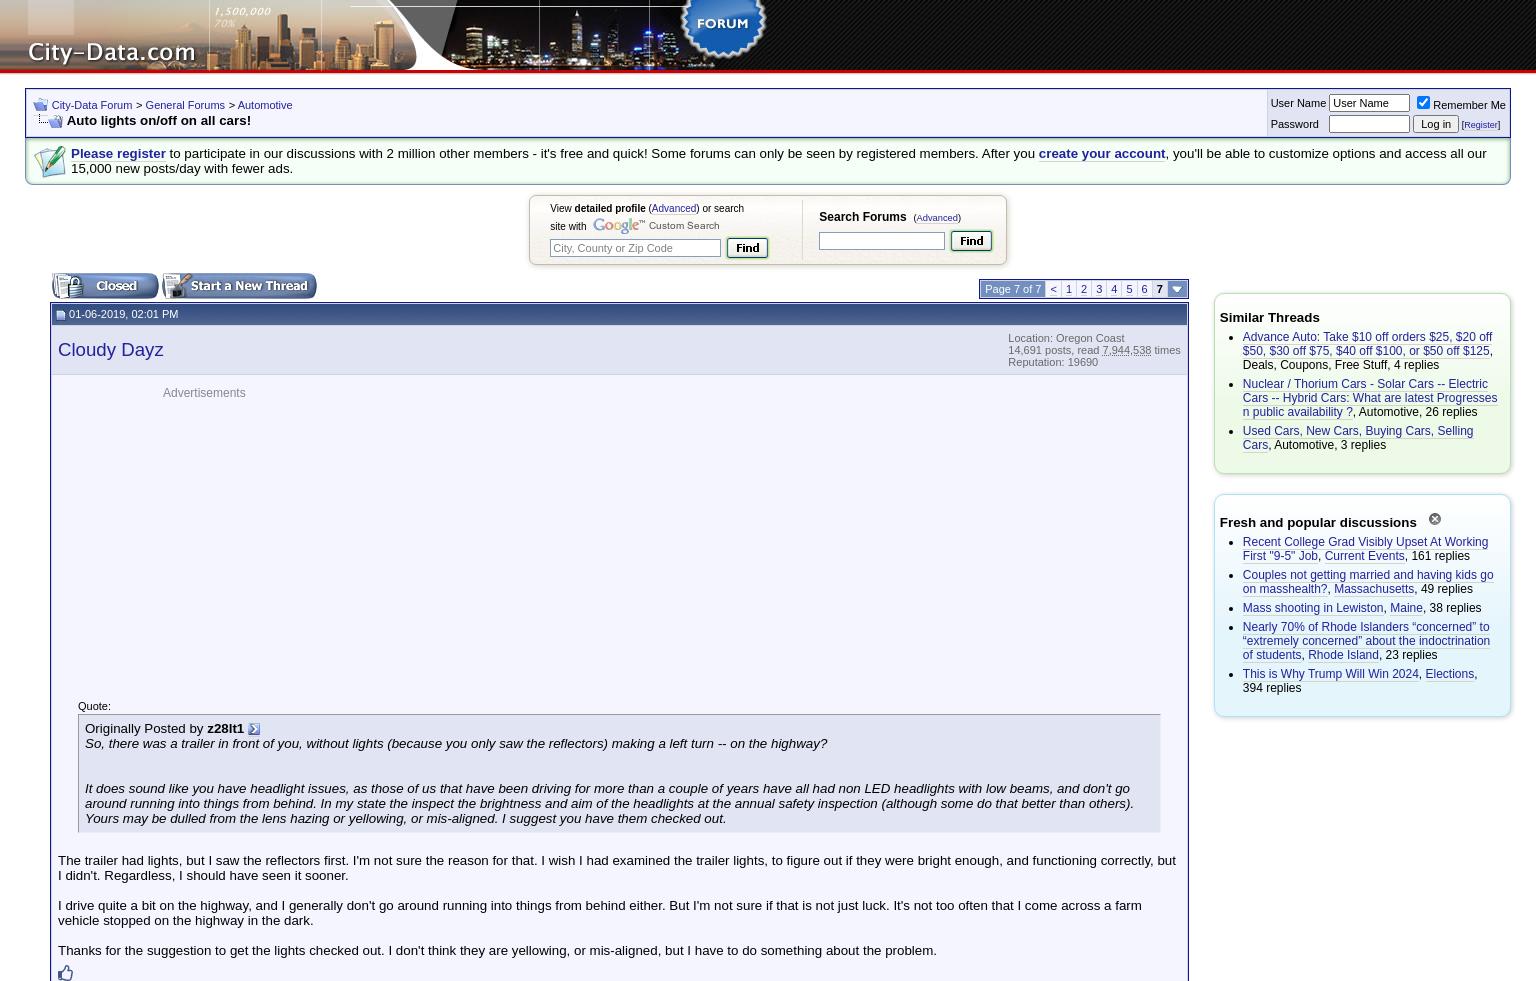 The width and height of the screenshot is (1536, 981). I want to click on 'create your account', so click(1100, 152).